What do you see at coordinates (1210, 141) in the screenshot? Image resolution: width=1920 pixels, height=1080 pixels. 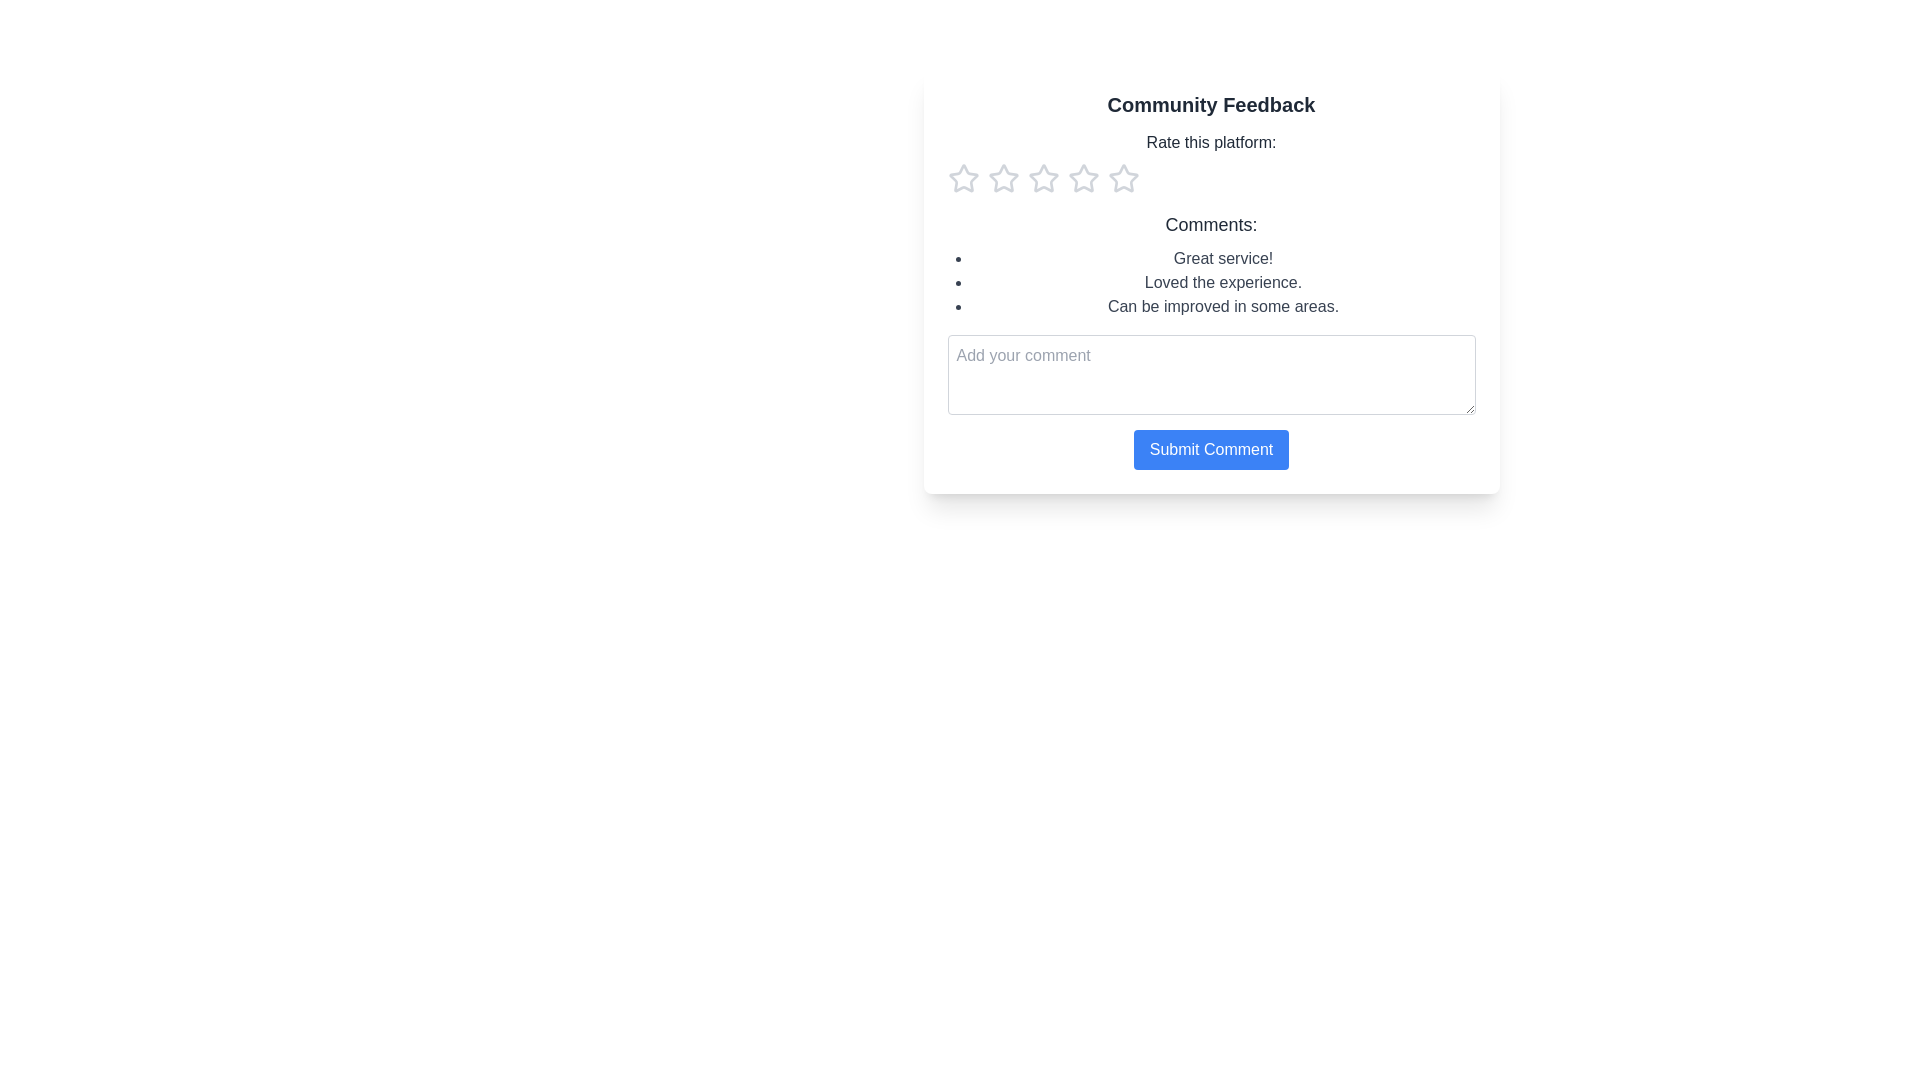 I see `the Text Label that guides the user on the purpose of the adjacent star icons for rating the platform, located in the feedback form section` at bounding box center [1210, 141].